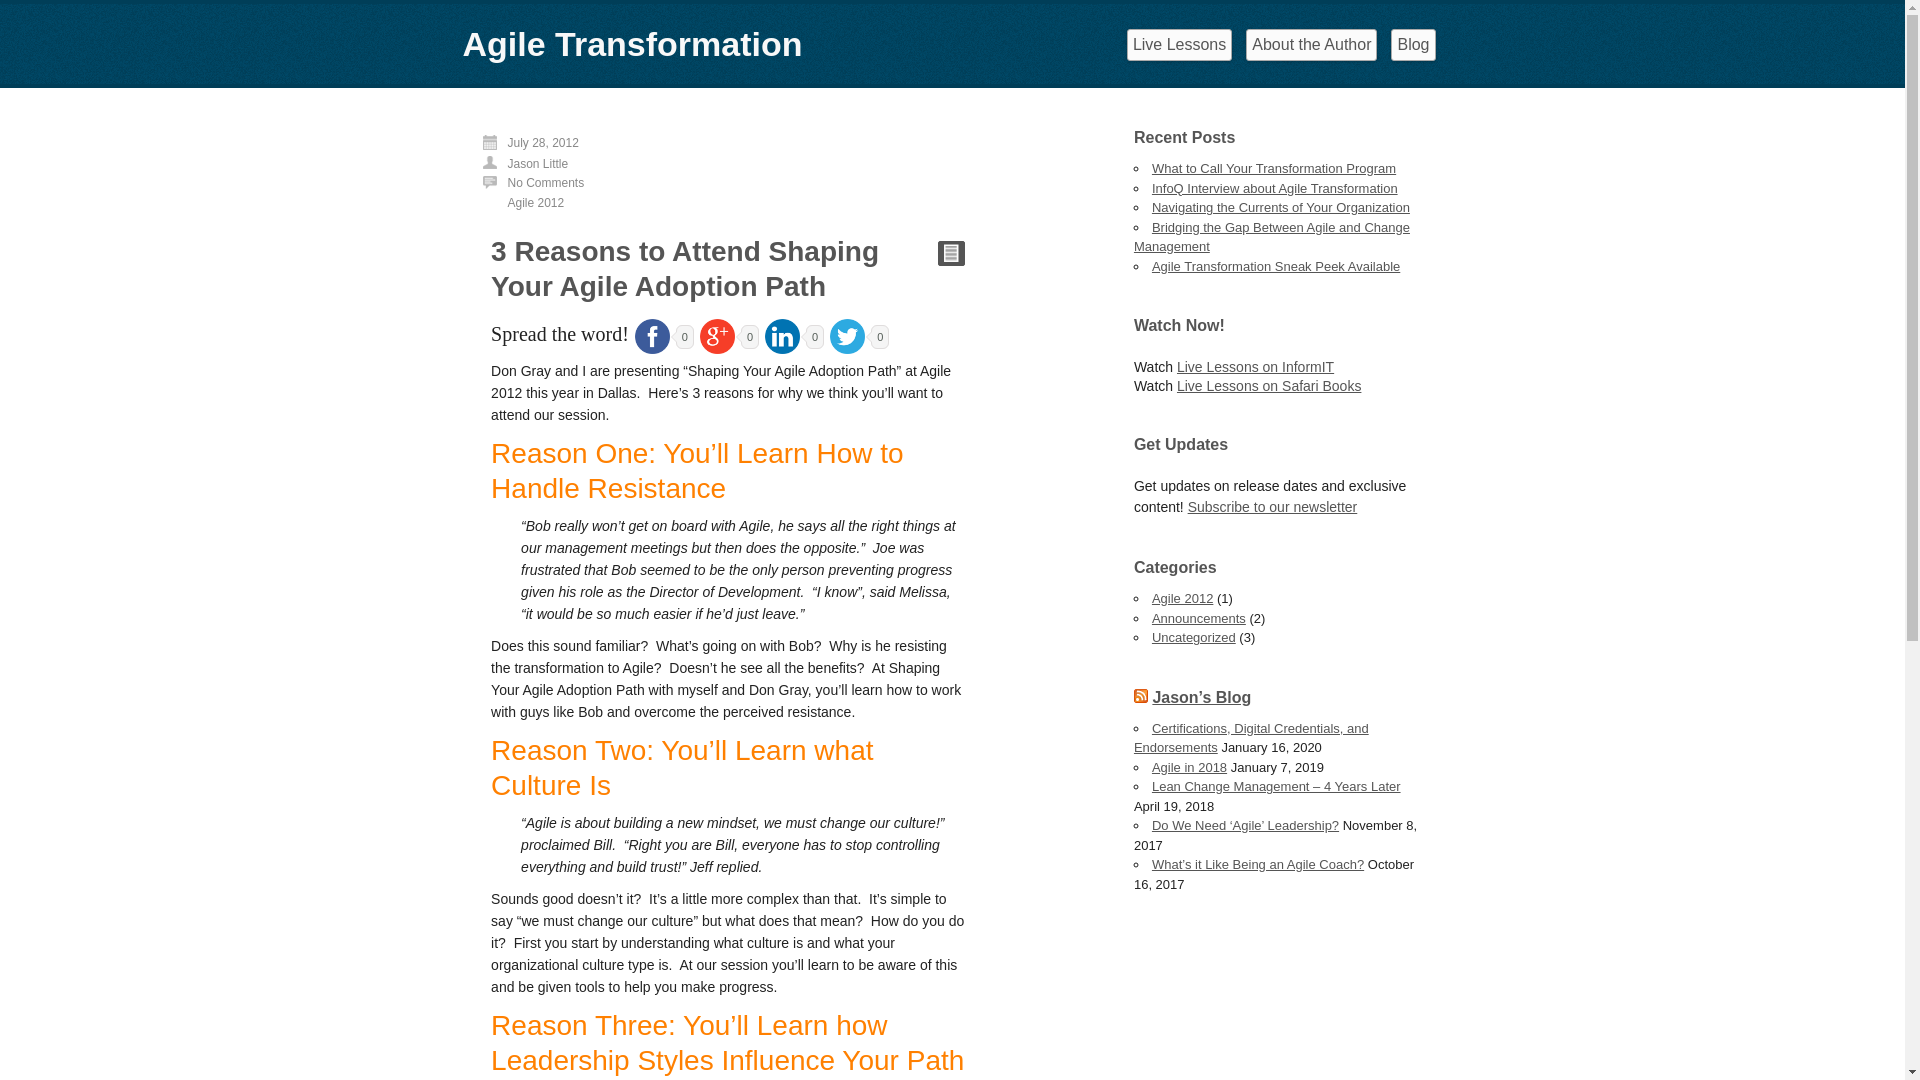 This screenshot has width=1920, height=1080. What do you see at coordinates (1281, 207) in the screenshot?
I see `'Navigating the Currents of Your Organization'` at bounding box center [1281, 207].